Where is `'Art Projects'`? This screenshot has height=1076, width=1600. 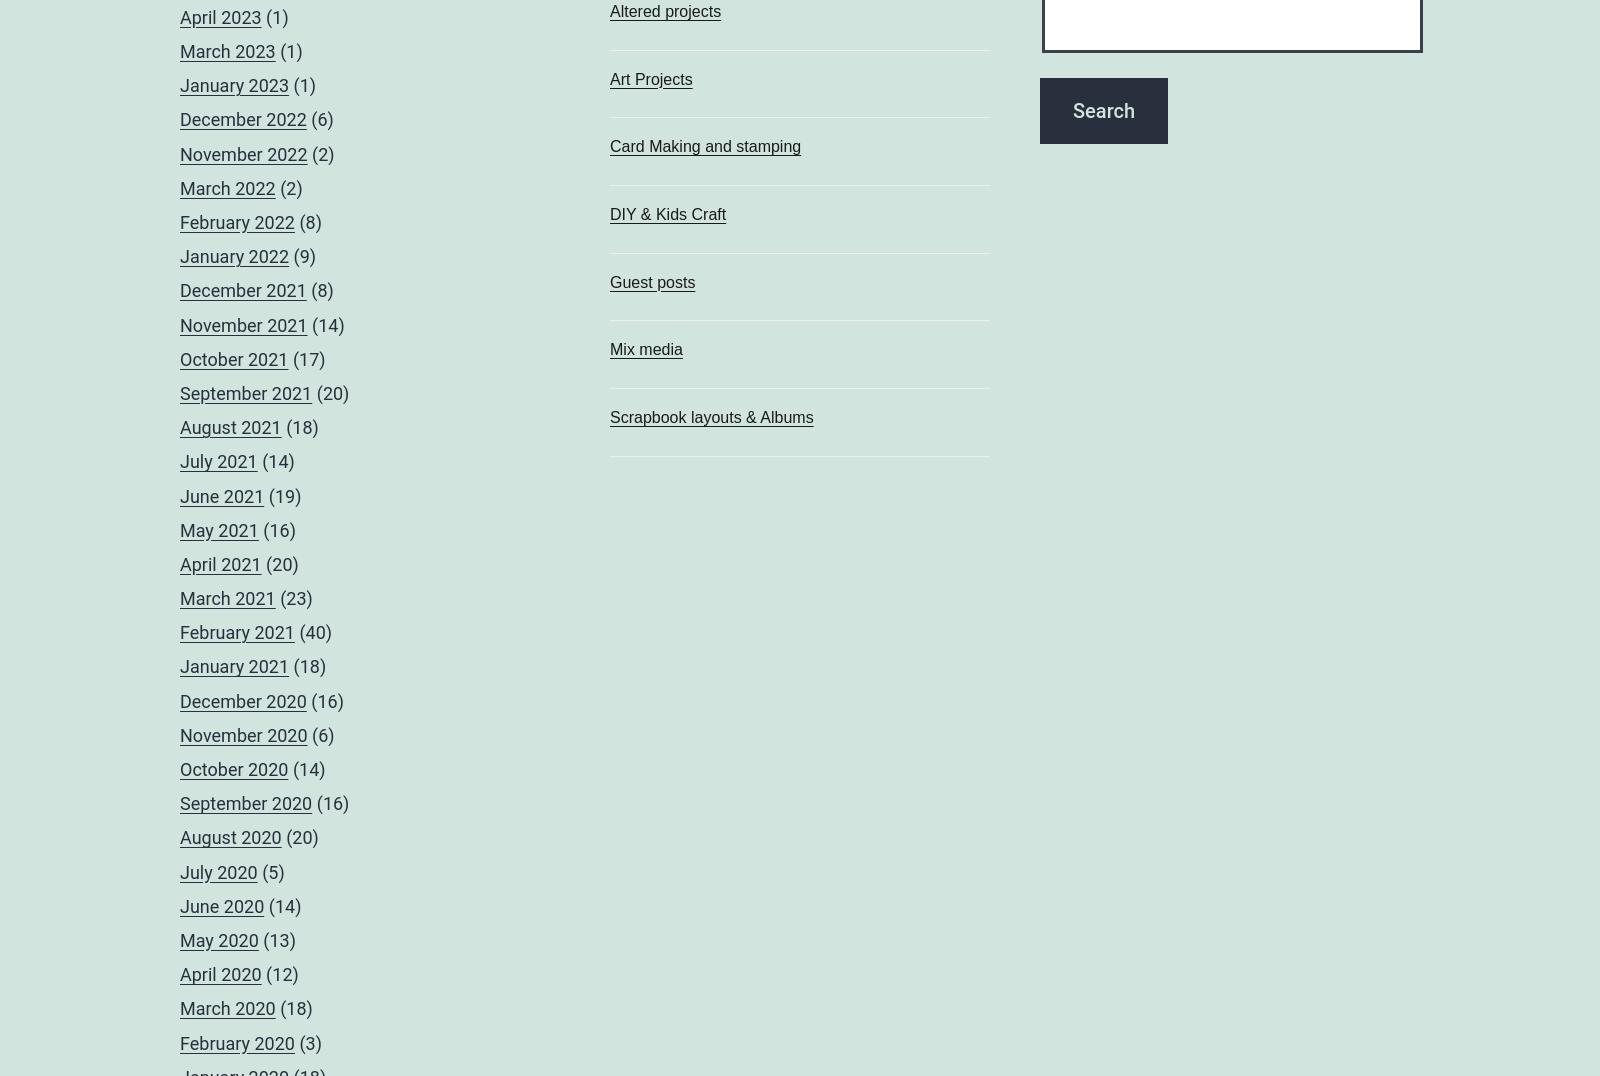
'Art Projects' is located at coordinates (651, 78).